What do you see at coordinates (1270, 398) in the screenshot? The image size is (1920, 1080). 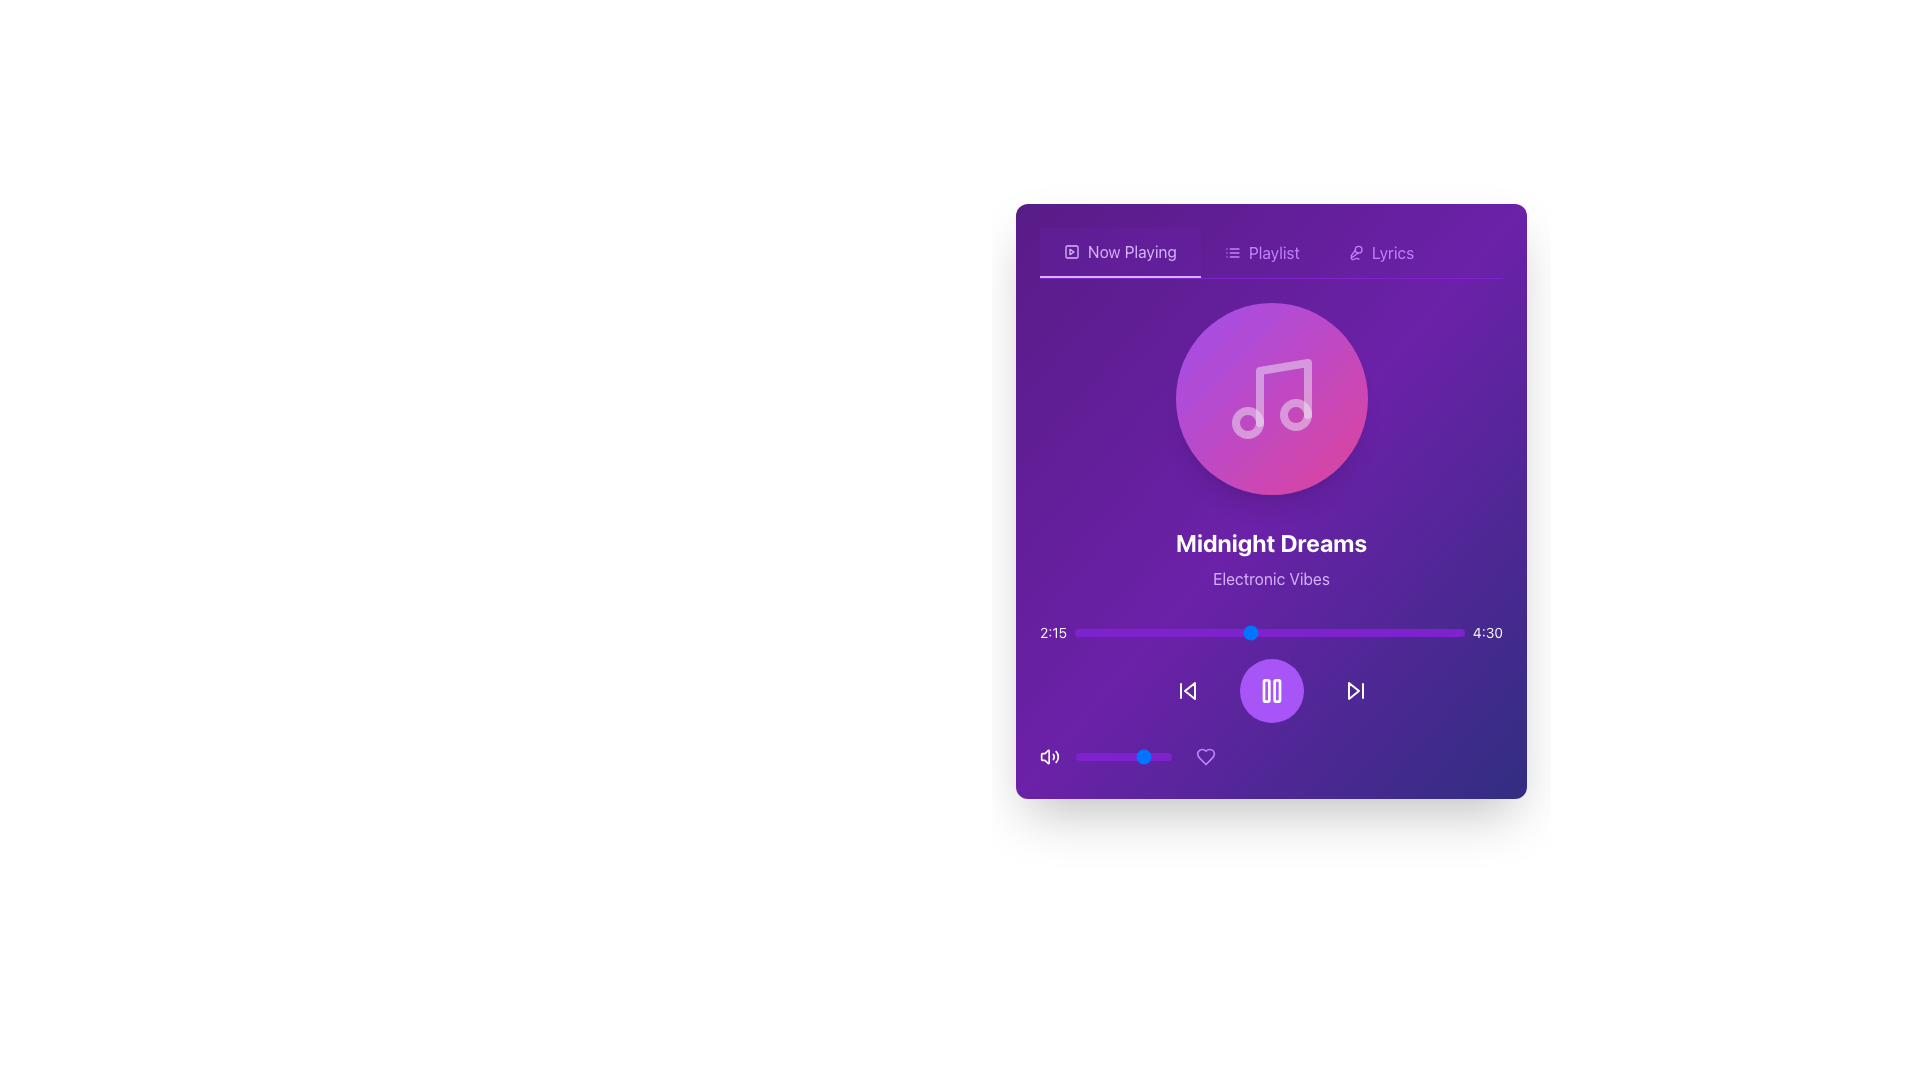 I see `the graphical icon representing the currently playing track or album in the music player interface, located below the 'Now Playing' navigation link and above the text 'Midnight Dreams' and 'Electronic Vibes'` at bounding box center [1270, 398].